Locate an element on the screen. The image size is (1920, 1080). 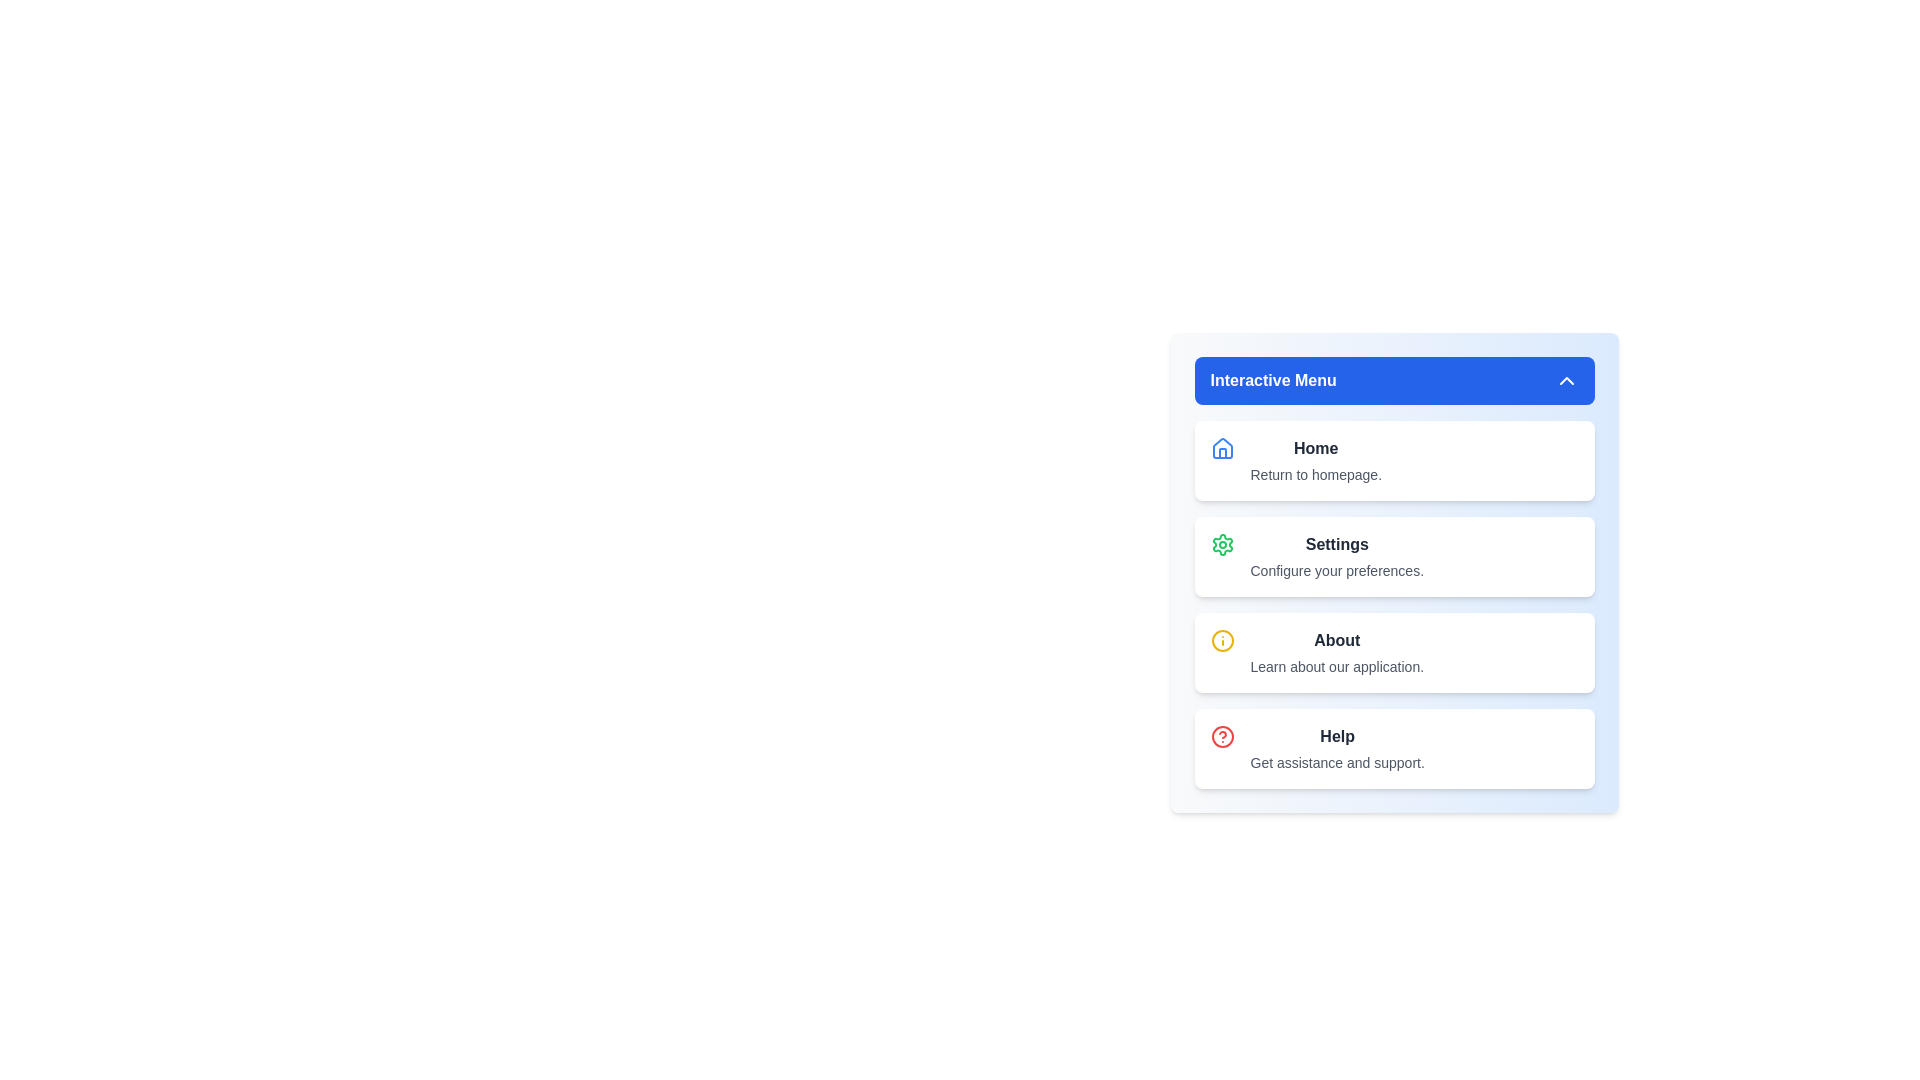
the green gear icon representing settings, located to the left of the 'Settings' text in the second item of the interactive menu is located at coordinates (1221, 544).